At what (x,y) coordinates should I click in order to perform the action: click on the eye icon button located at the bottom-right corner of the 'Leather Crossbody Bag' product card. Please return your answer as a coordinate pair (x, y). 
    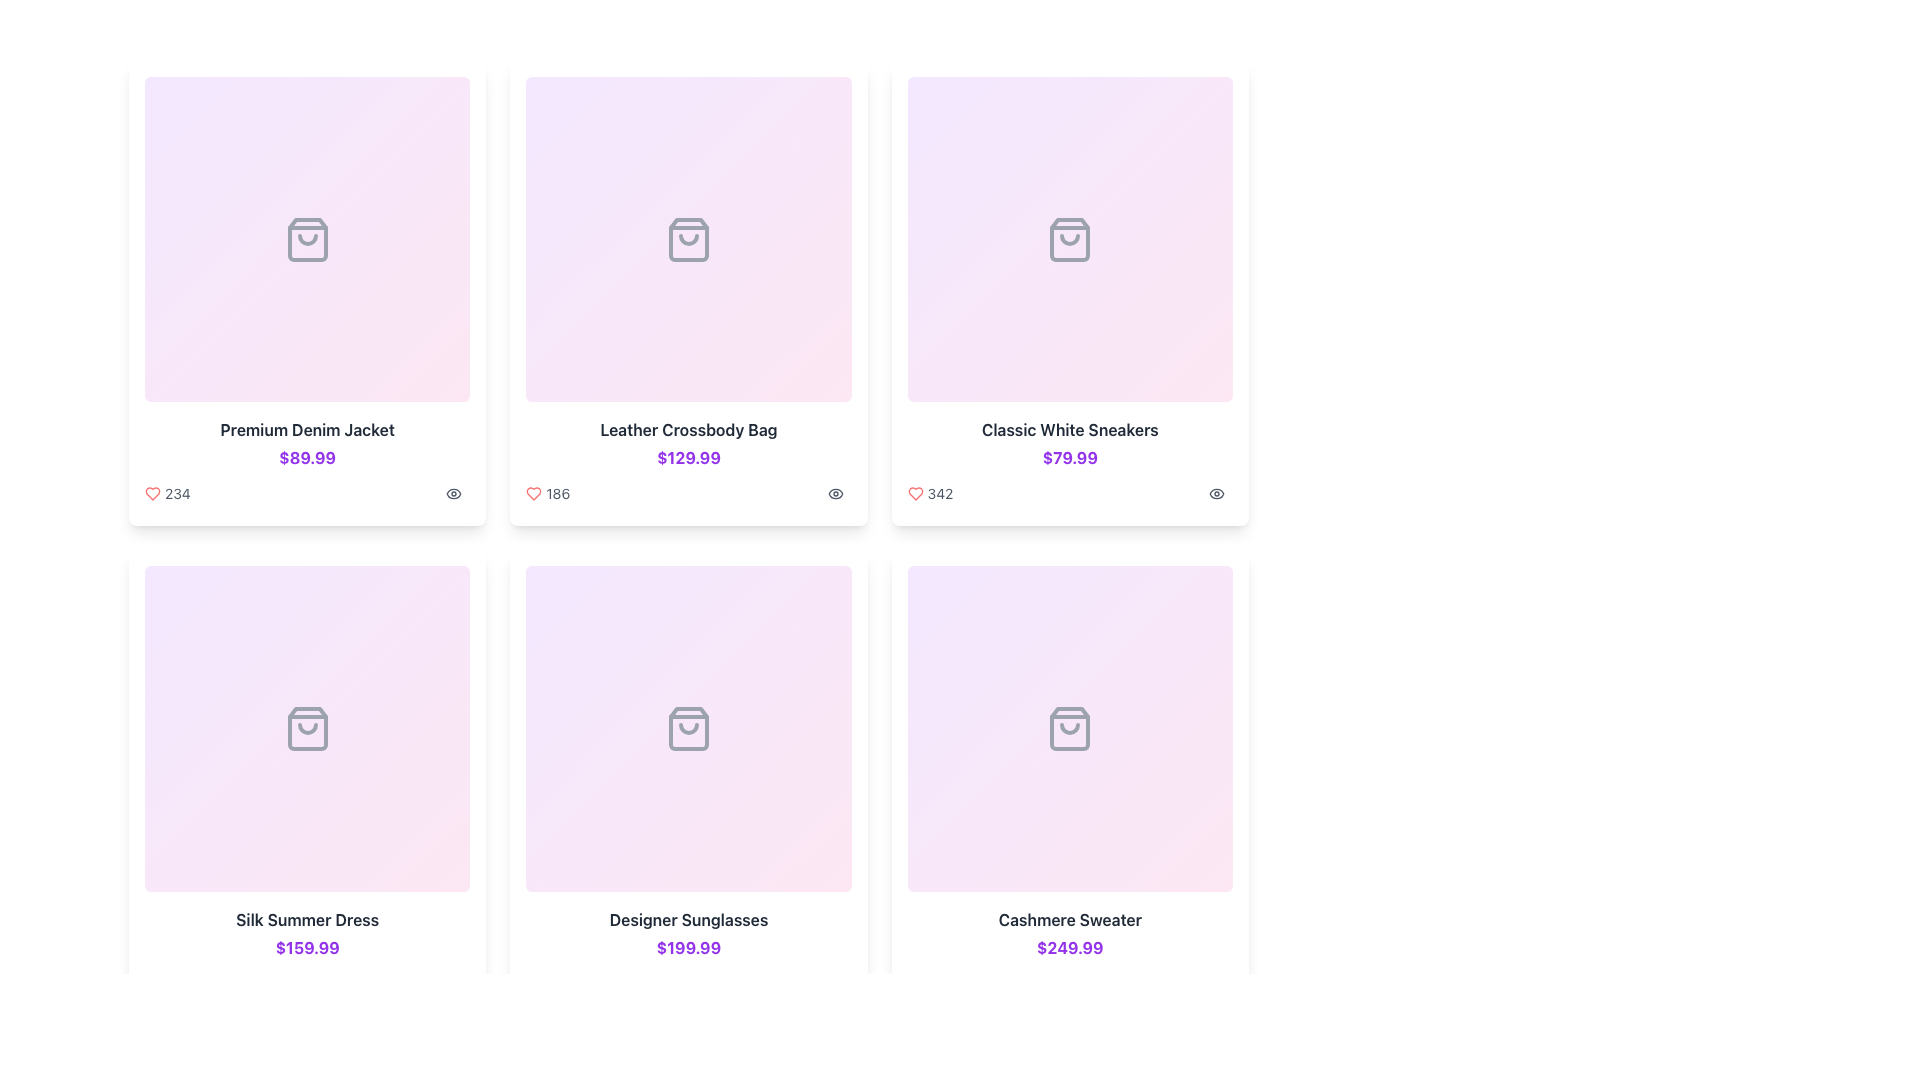
    Looking at the image, I should click on (835, 494).